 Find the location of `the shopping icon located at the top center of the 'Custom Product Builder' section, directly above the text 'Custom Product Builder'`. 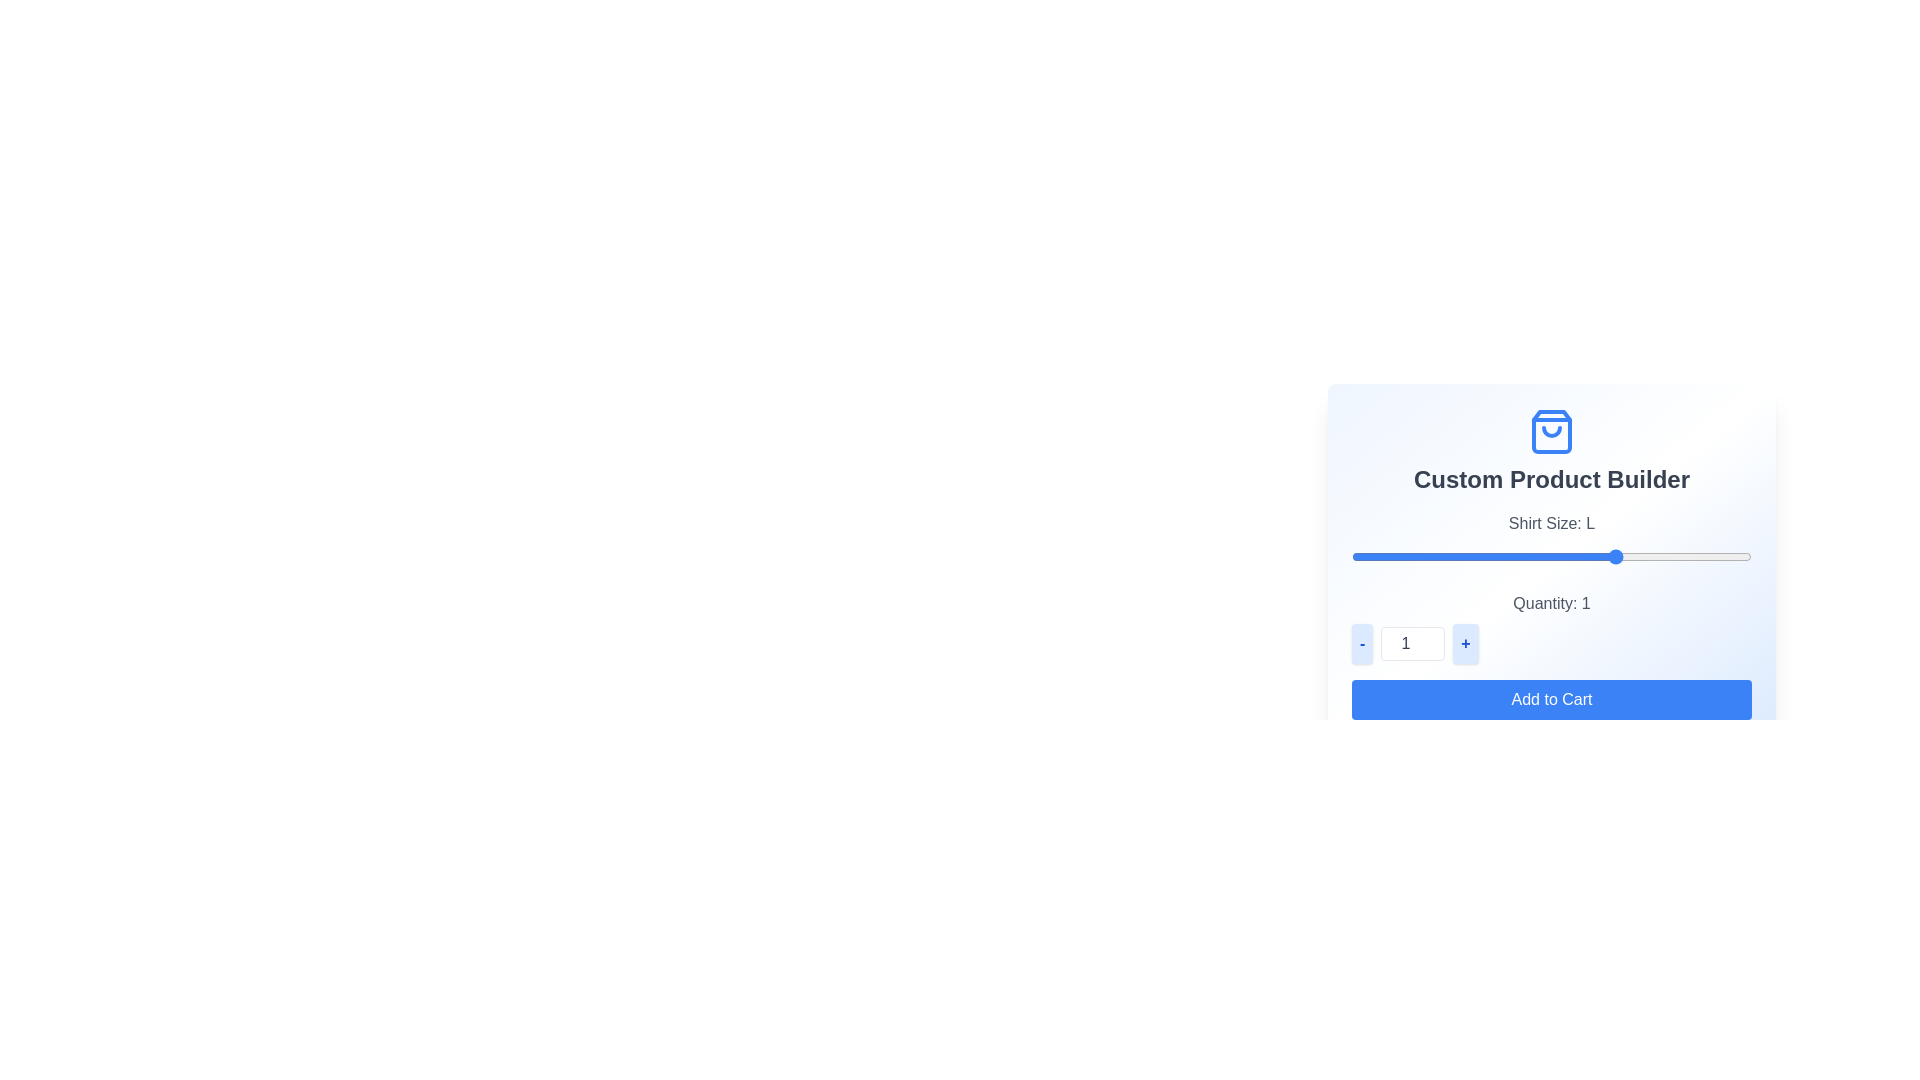

the shopping icon located at the top center of the 'Custom Product Builder' section, directly above the text 'Custom Product Builder' is located at coordinates (1550, 431).